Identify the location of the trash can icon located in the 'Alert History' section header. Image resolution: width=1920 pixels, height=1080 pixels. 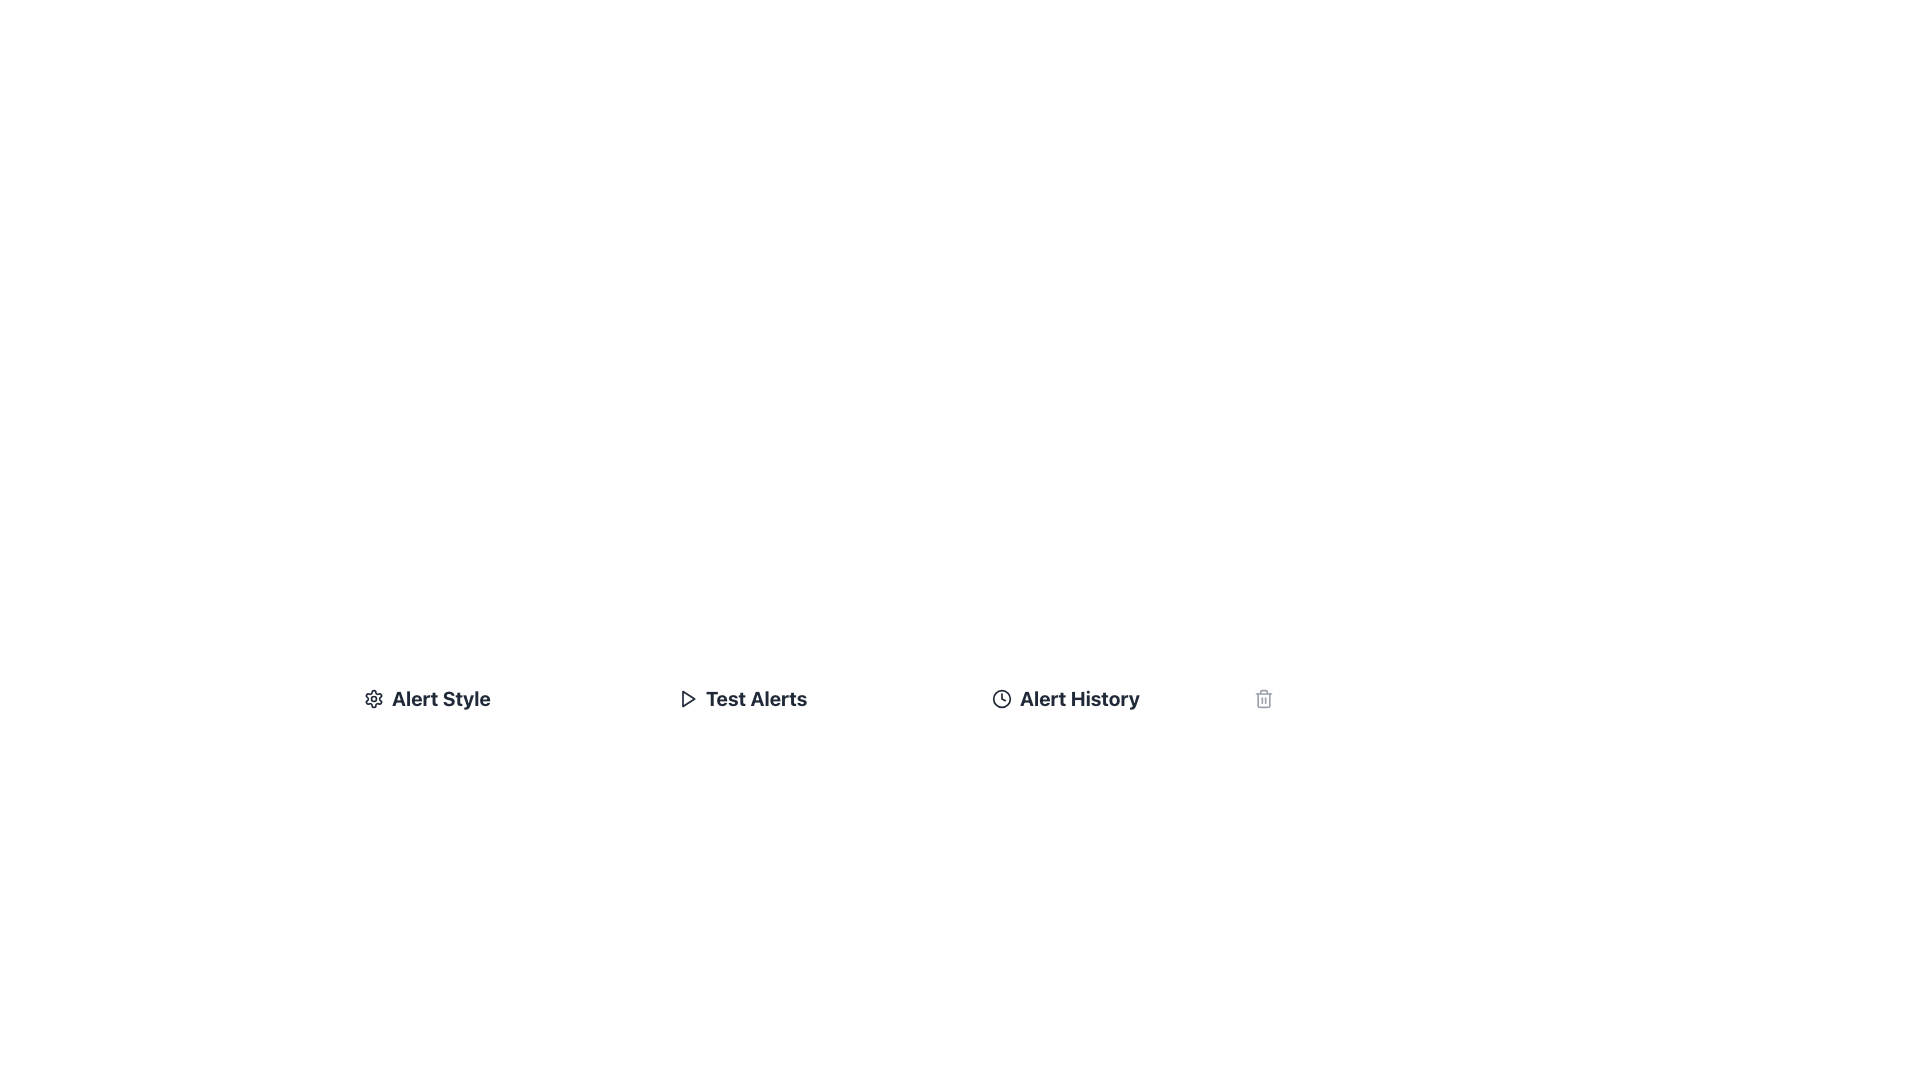
(1132, 697).